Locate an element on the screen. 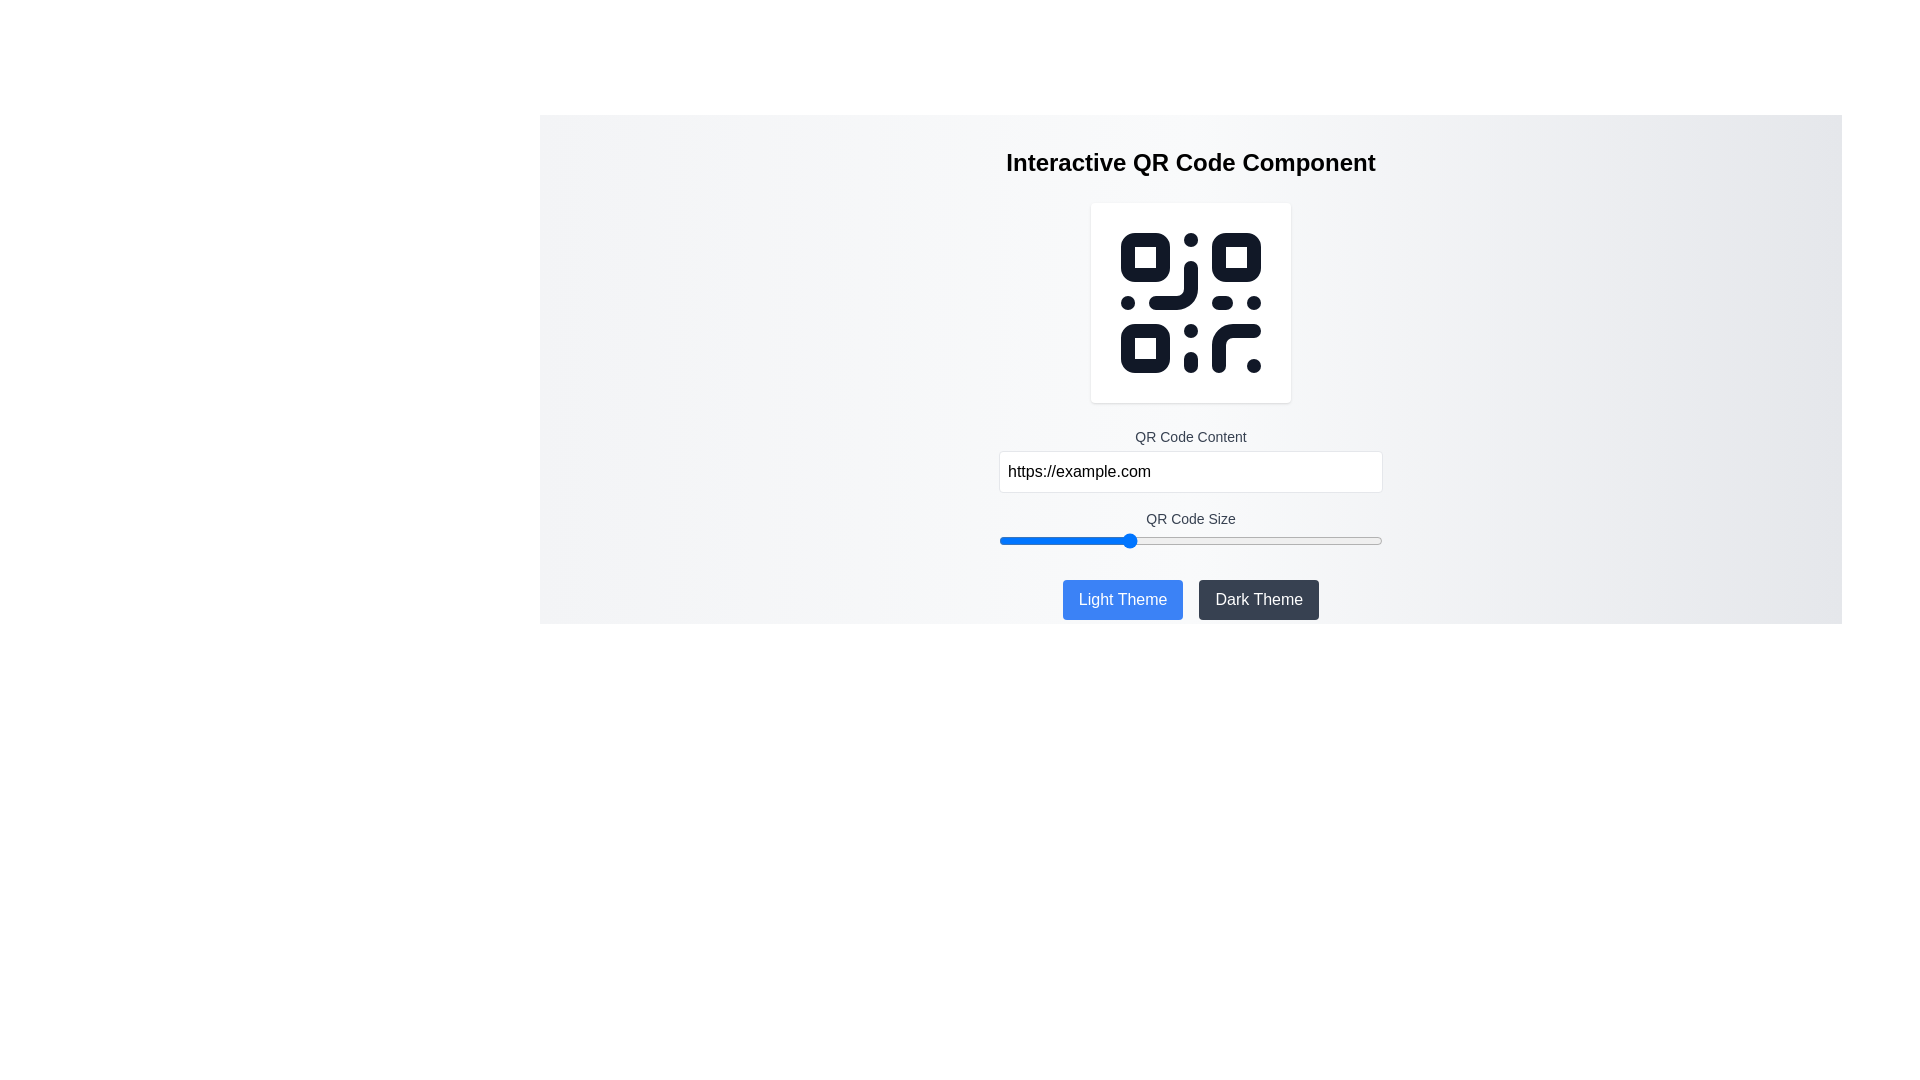 This screenshot has width=1920, height=1080. the small square with a white fill and black border located at the bottom-left corner of the QR code graphic is located at coordinates (1145, 347).